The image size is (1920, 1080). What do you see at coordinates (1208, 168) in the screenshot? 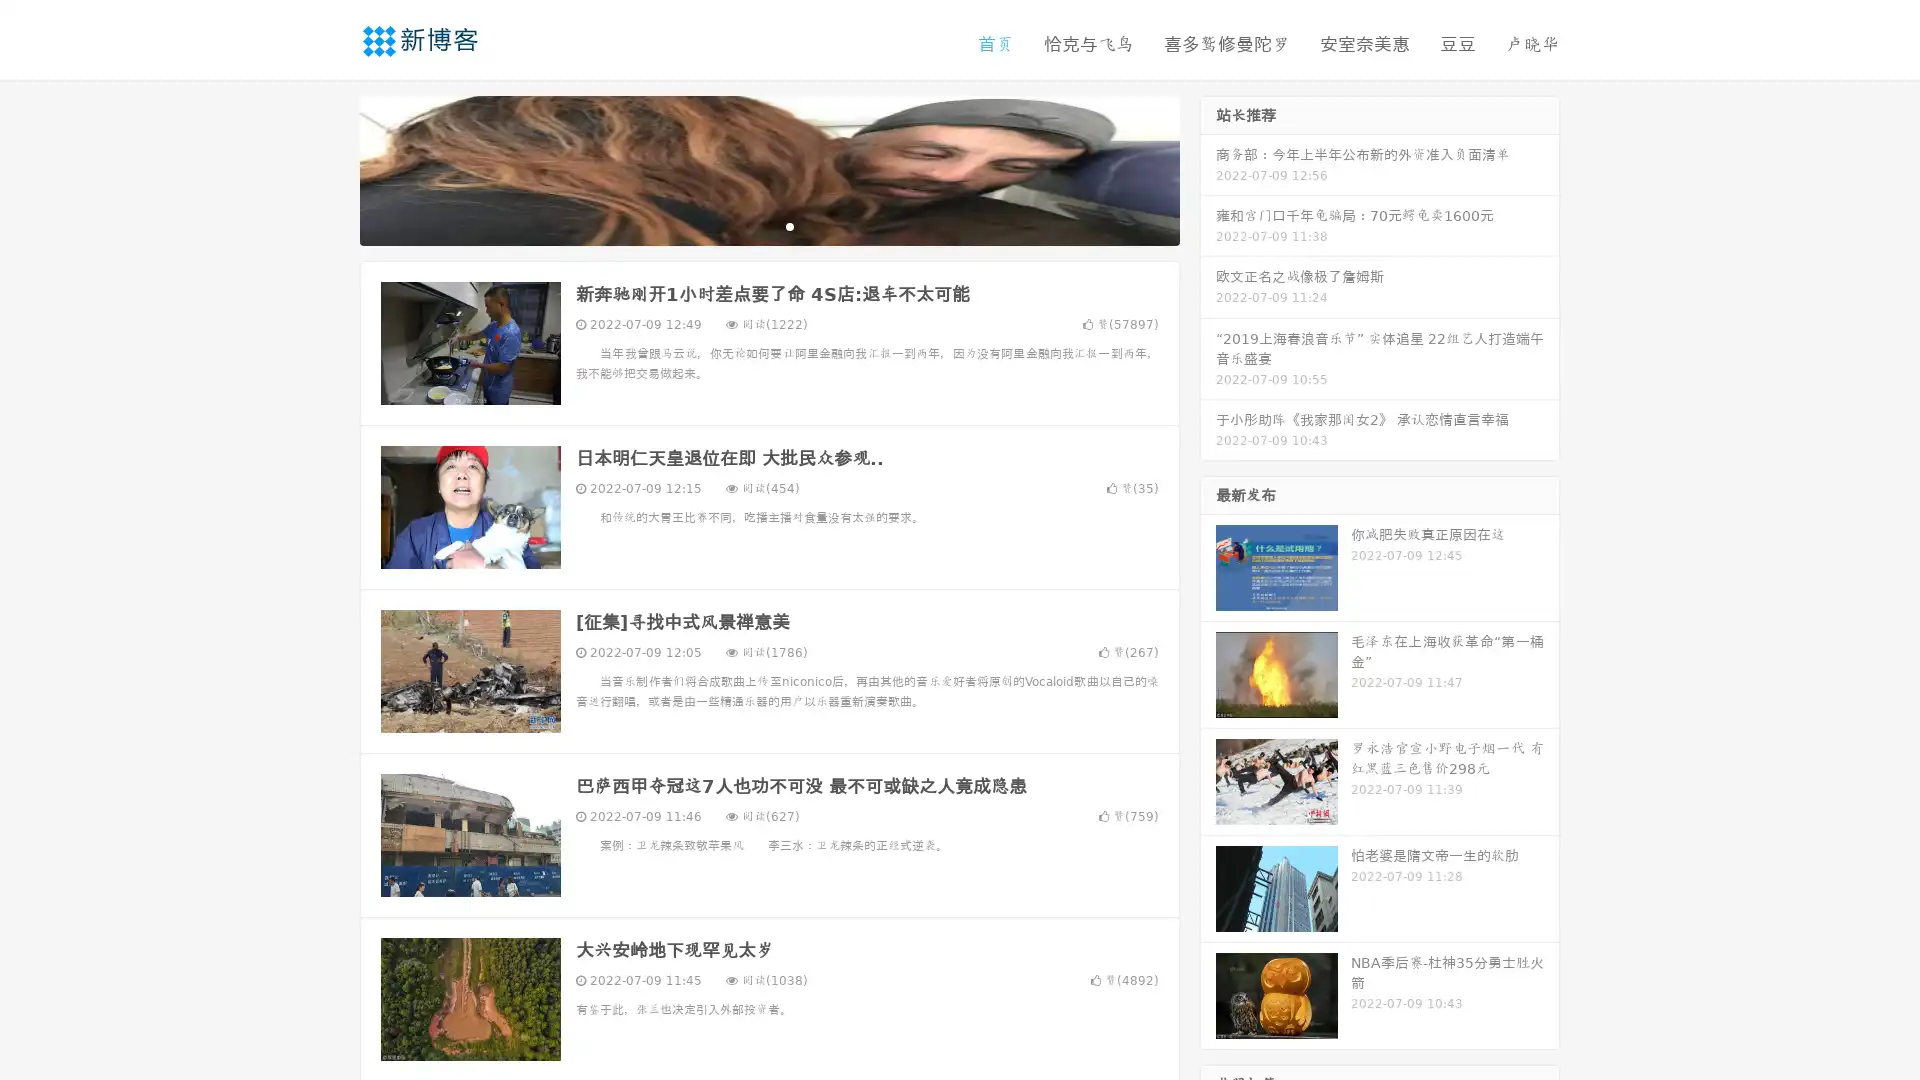
I see `Next slide` at bounding box center [1208, 168].